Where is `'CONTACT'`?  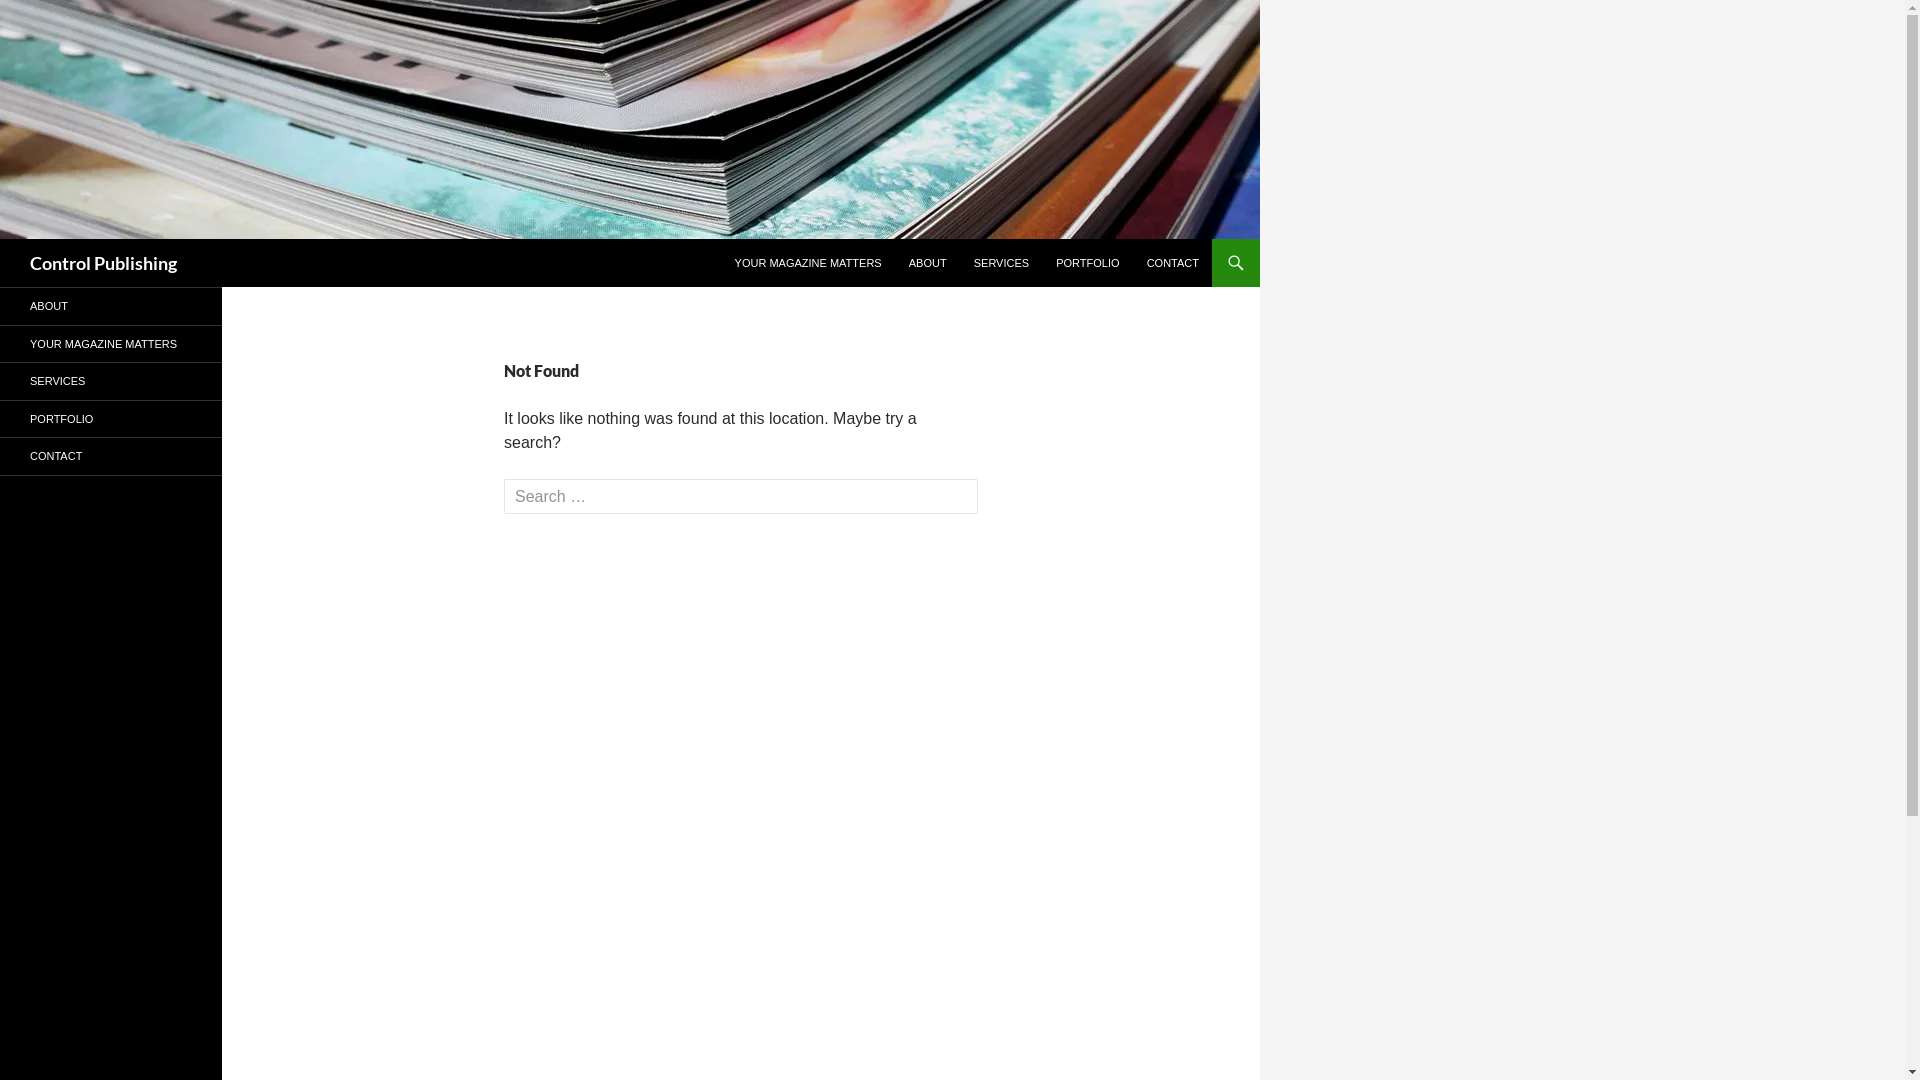 'CONTACT' is located at coordinates (109, 456).